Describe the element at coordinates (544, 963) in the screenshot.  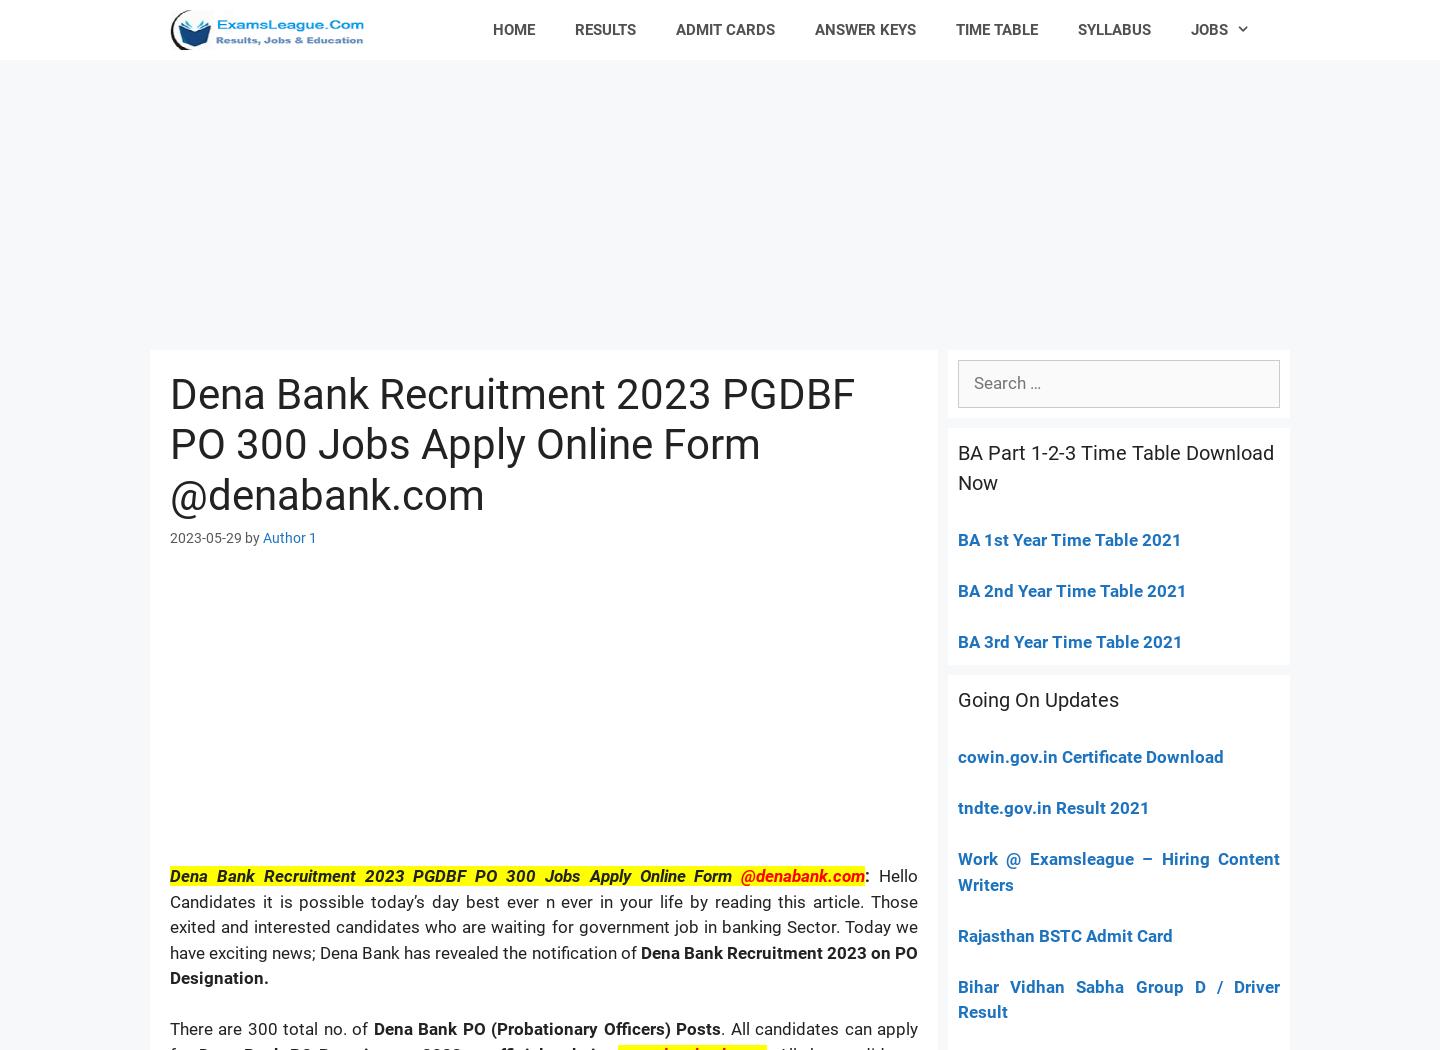
I see `'Dena Bank Recruitment 2023 on PO Designation.'` at that location.